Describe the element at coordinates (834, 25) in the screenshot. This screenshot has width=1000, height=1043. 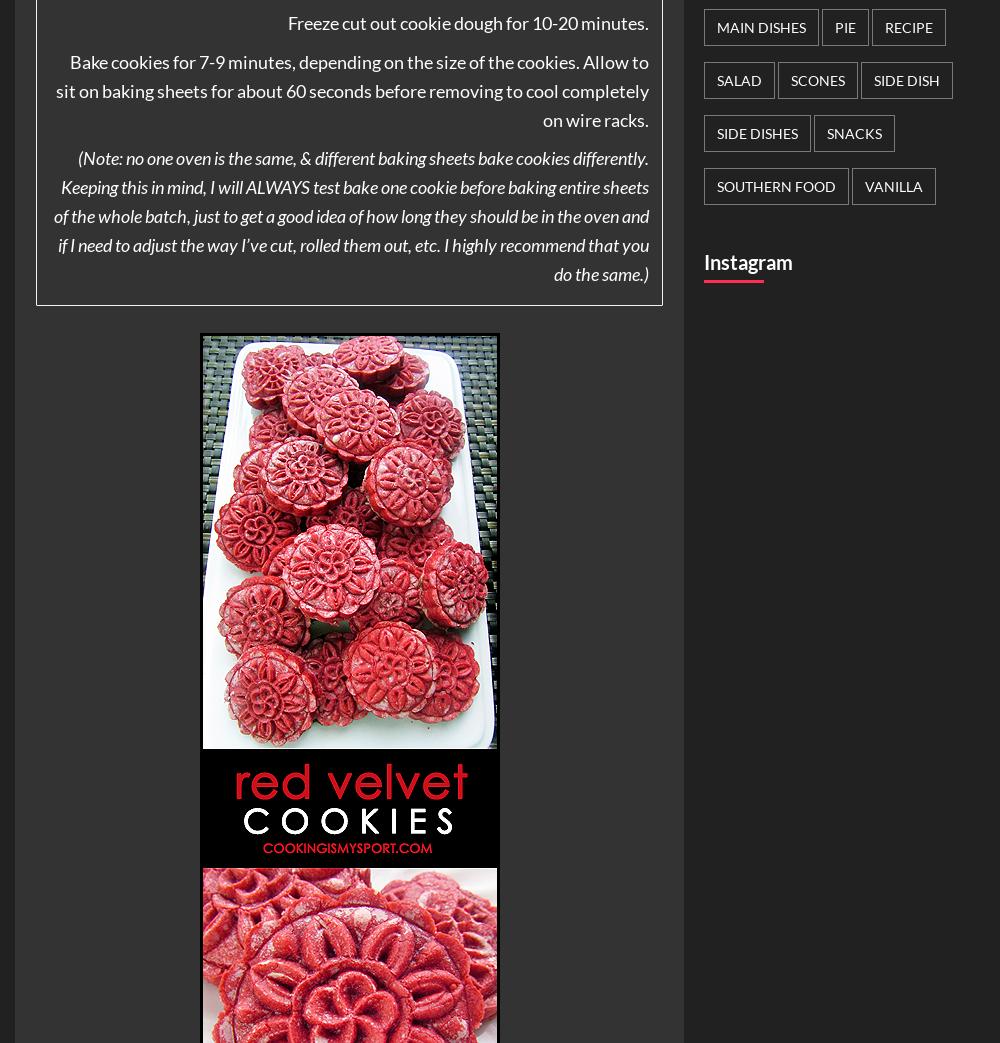
I see `'Pie'` at that location.